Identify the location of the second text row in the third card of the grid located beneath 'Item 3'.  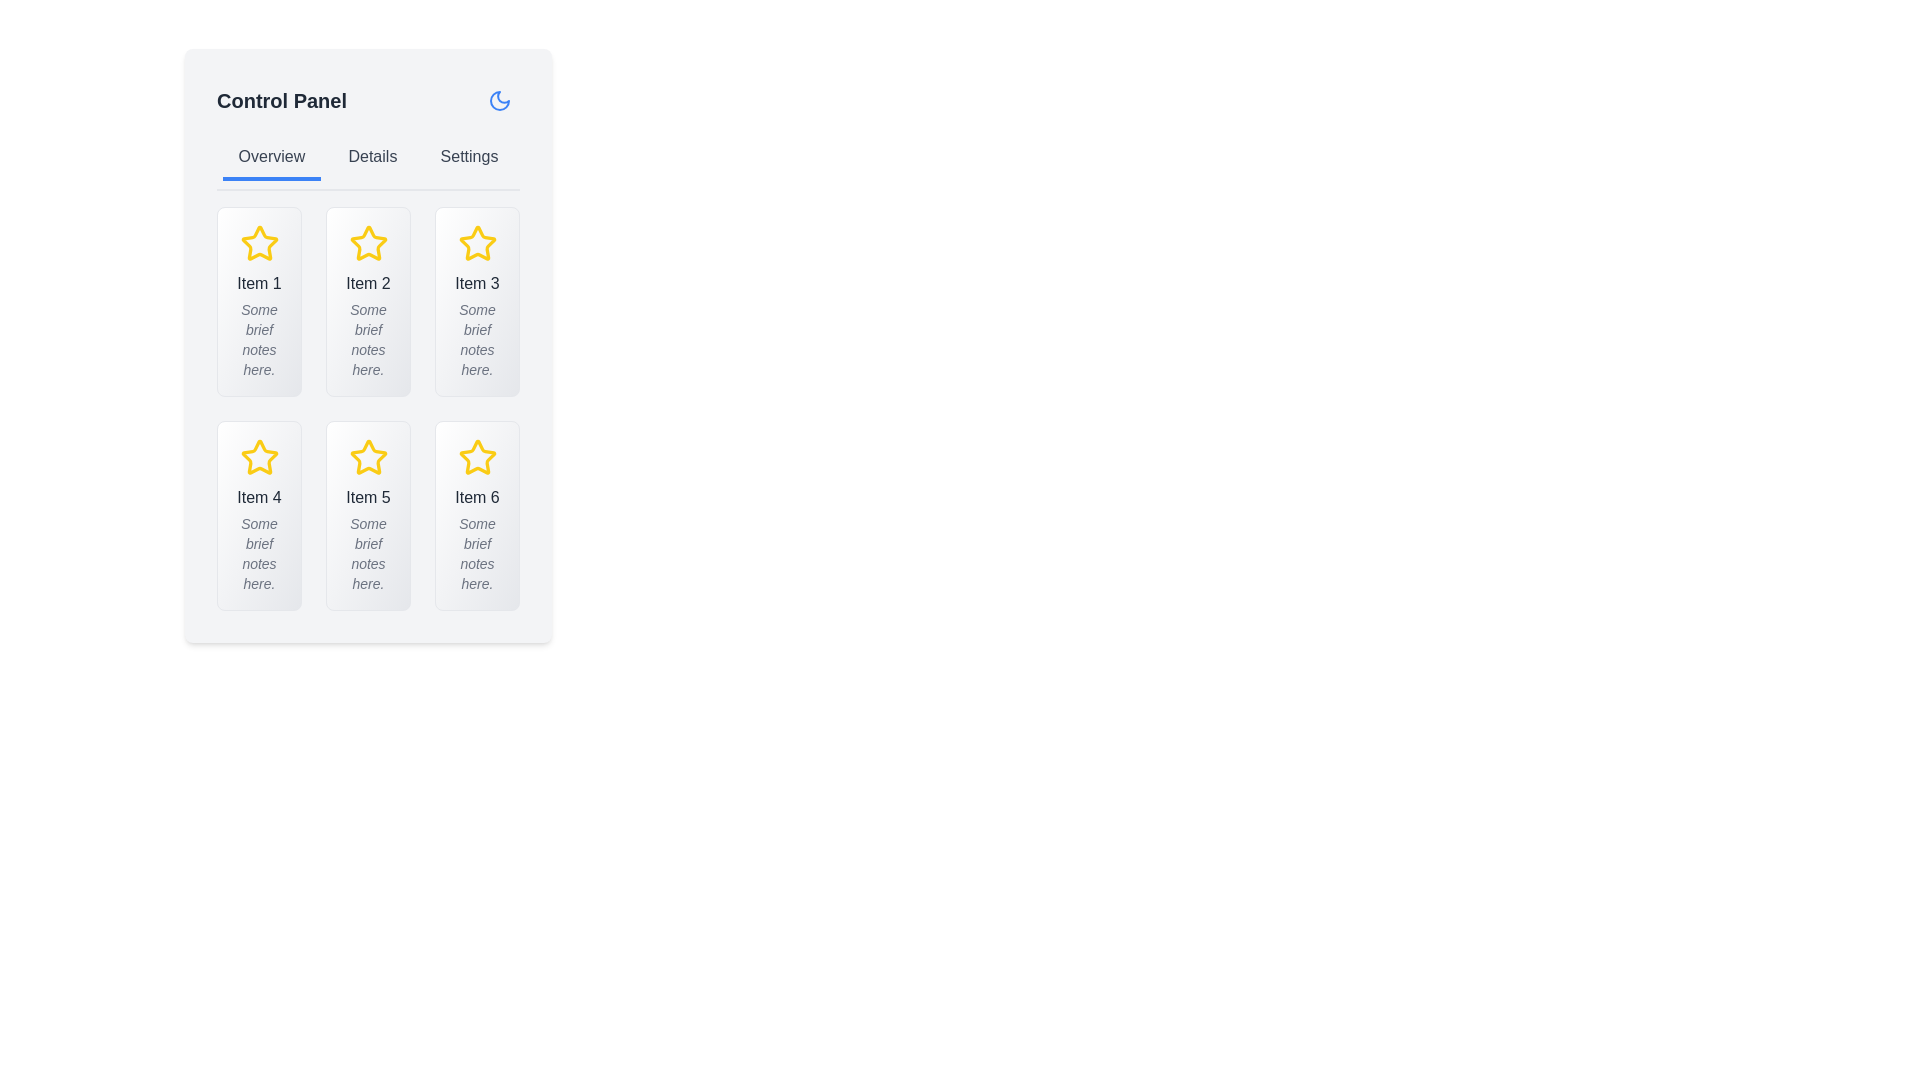
(476, 338).